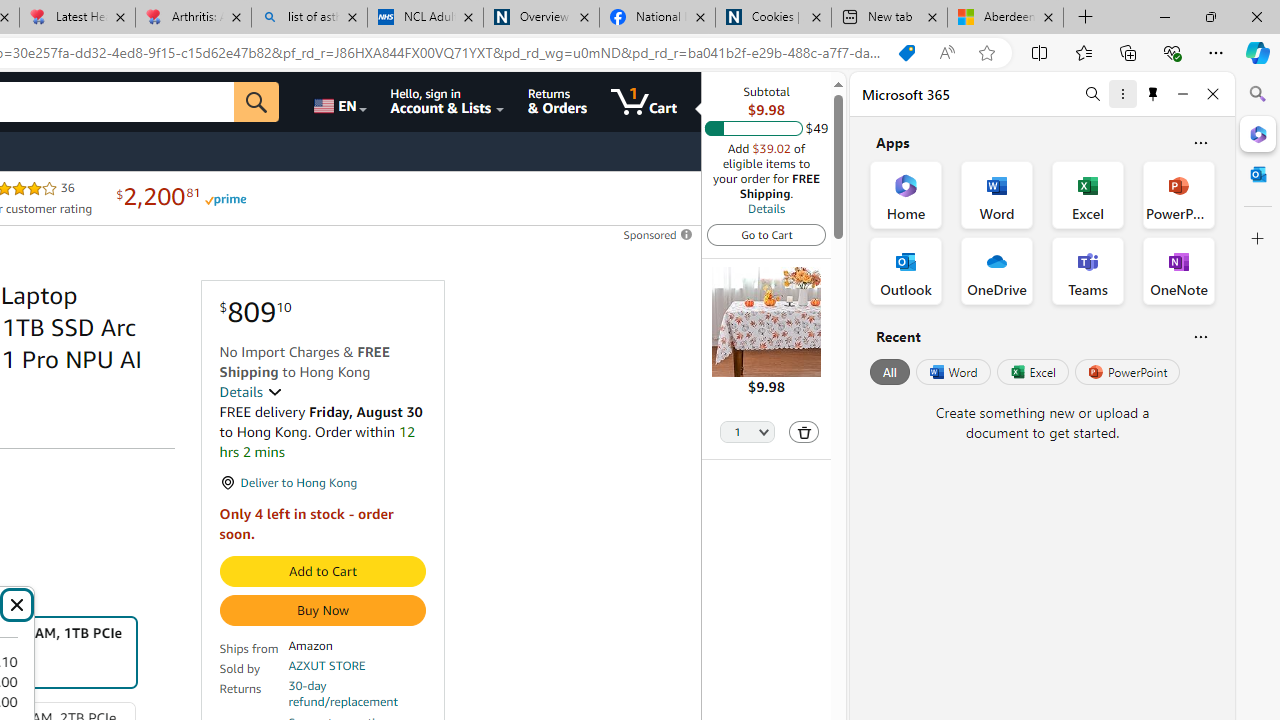 The height and width of the screenshot is (720, 1280). Describe the element at coordinates (997, 195) in the screenshot. I see `'Word Office App'` at that location.